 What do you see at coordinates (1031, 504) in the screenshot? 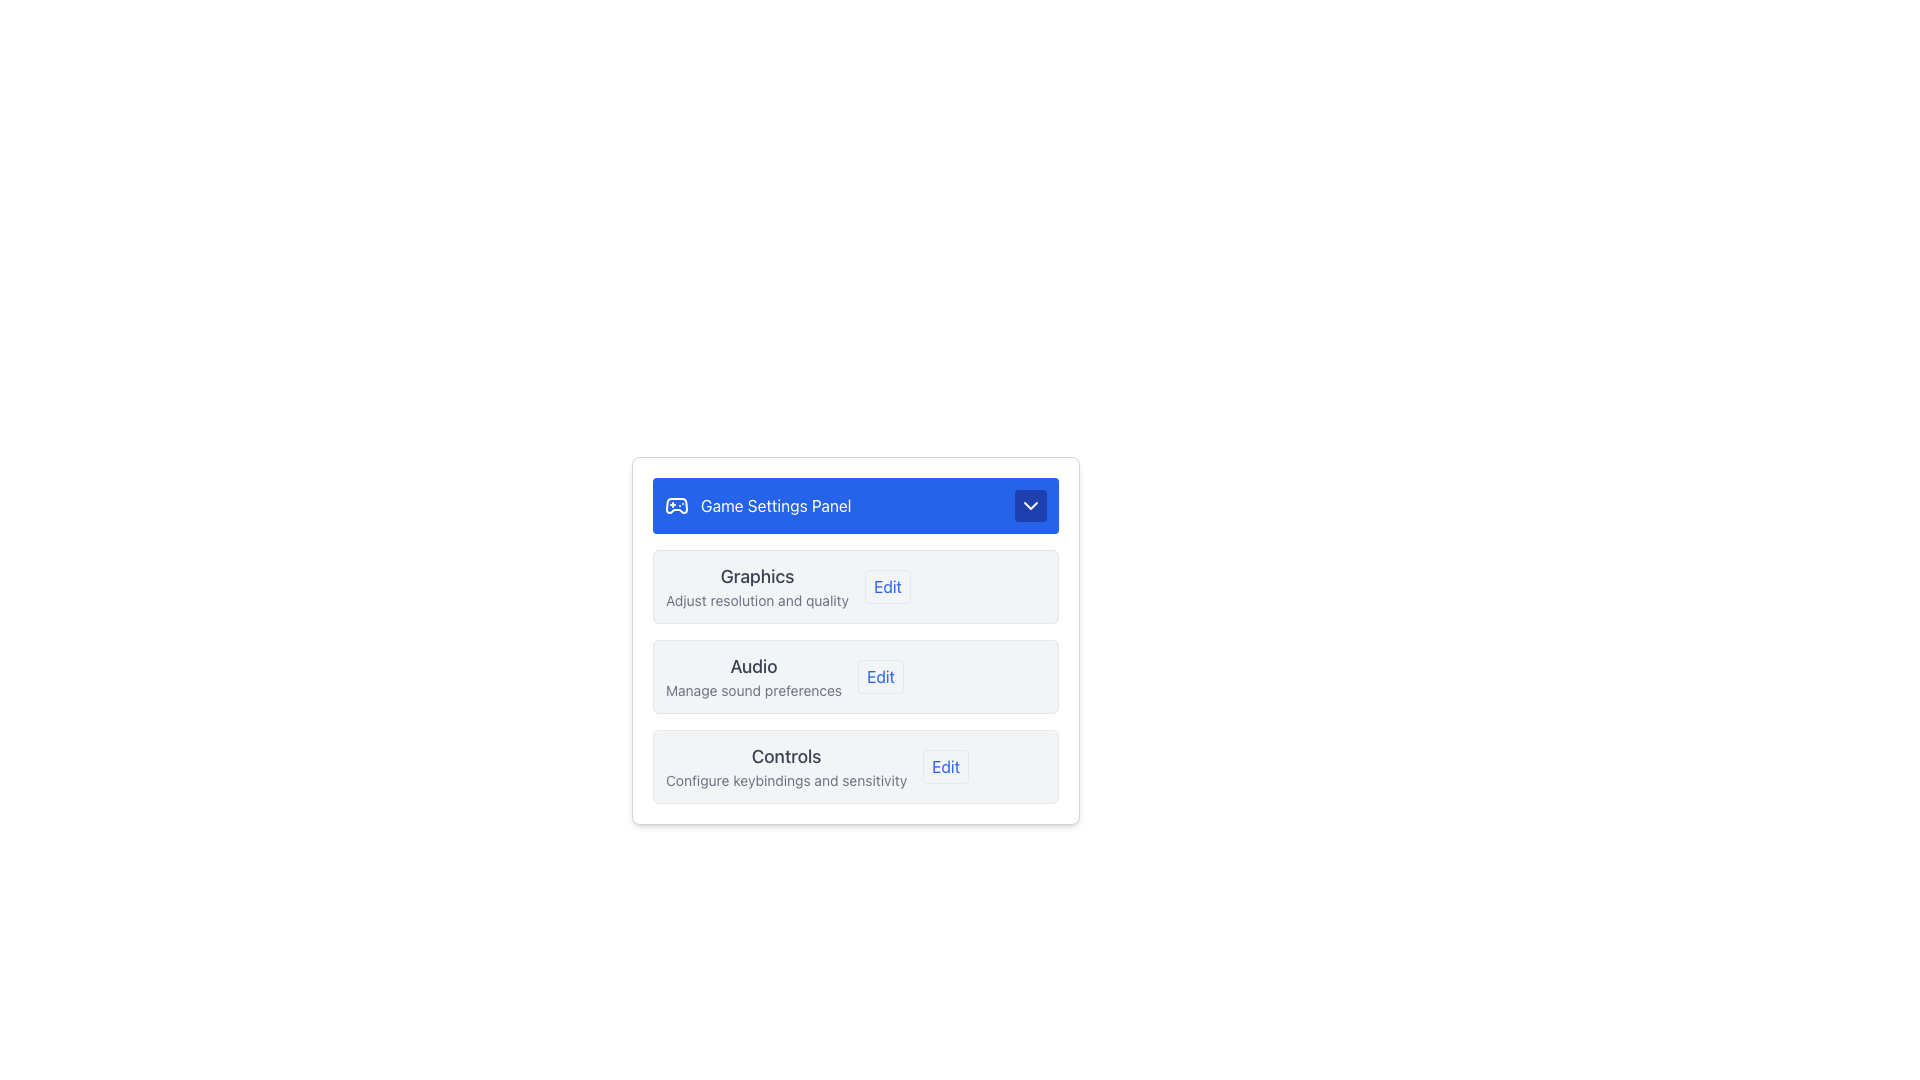
I see `the downward-pointing chevron icon located in the blue button at the top-right corner of the 'Game Settings Panel'` at bounding box center [1031, 504].